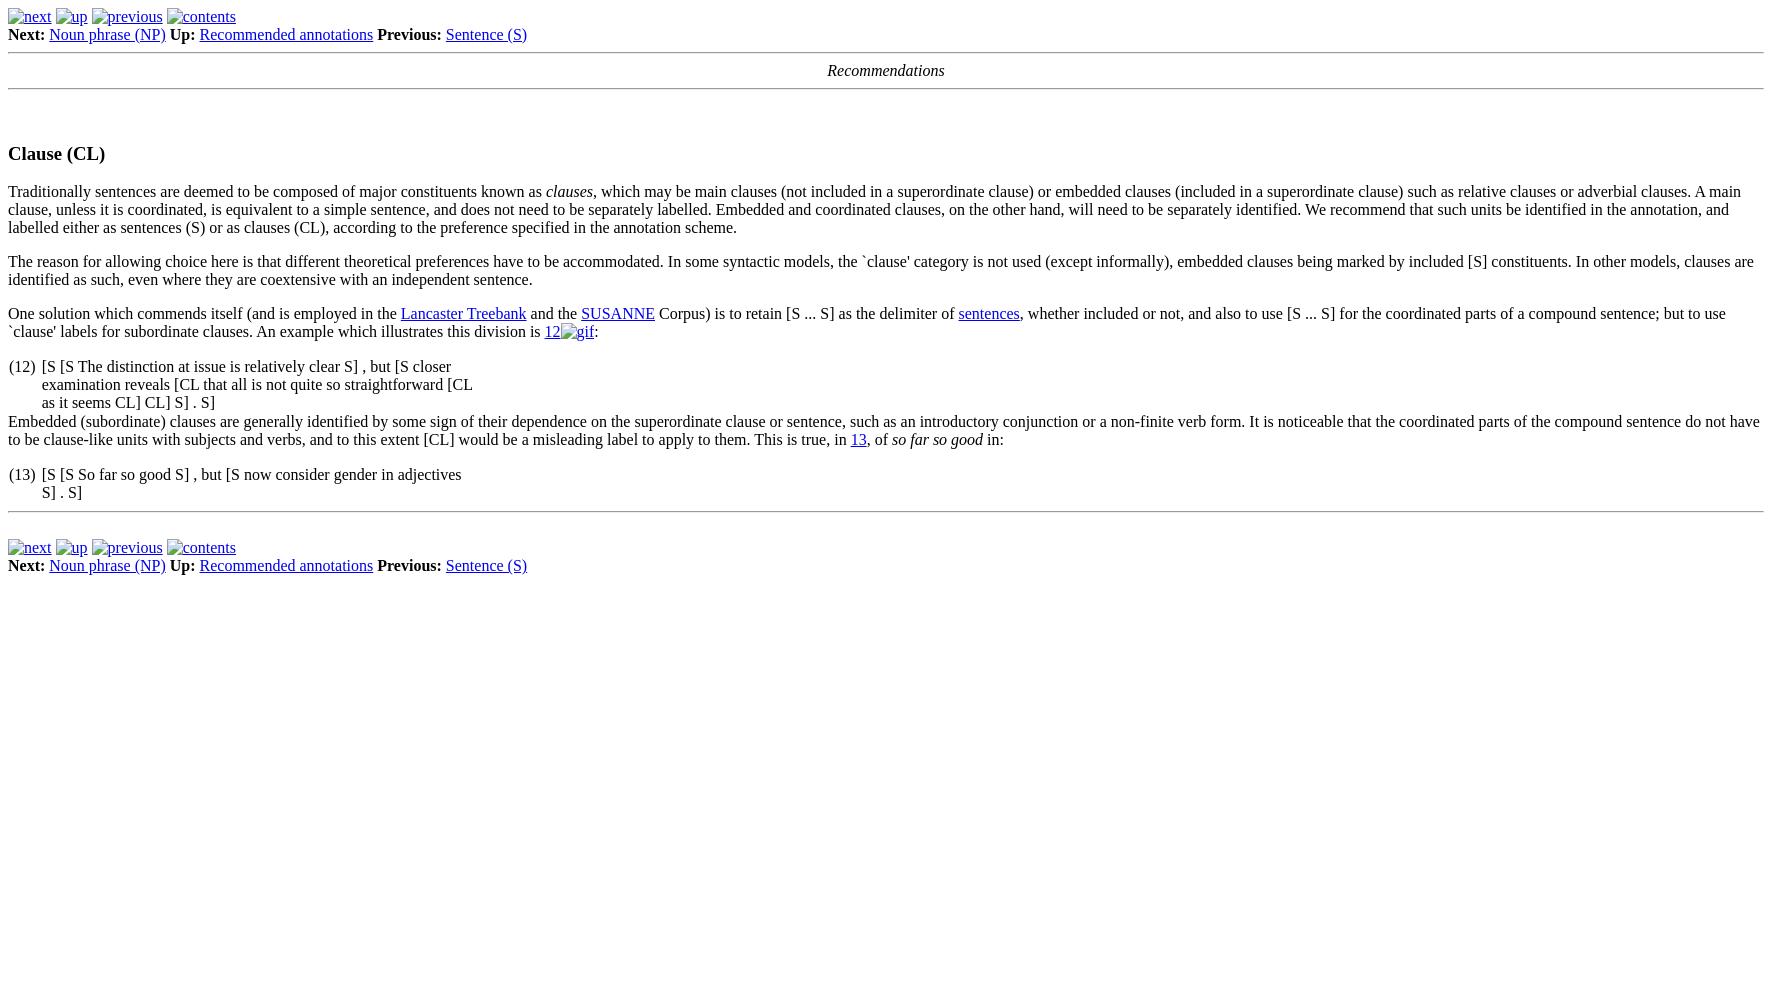 The width and height of the screenshot is (1772, 1000). What do you see at coordinates (806, 312) in the screenshot?
I see `'Corpus) is to retain

[S ... S] as the delimiter of'` at bounding box center [806, 312].